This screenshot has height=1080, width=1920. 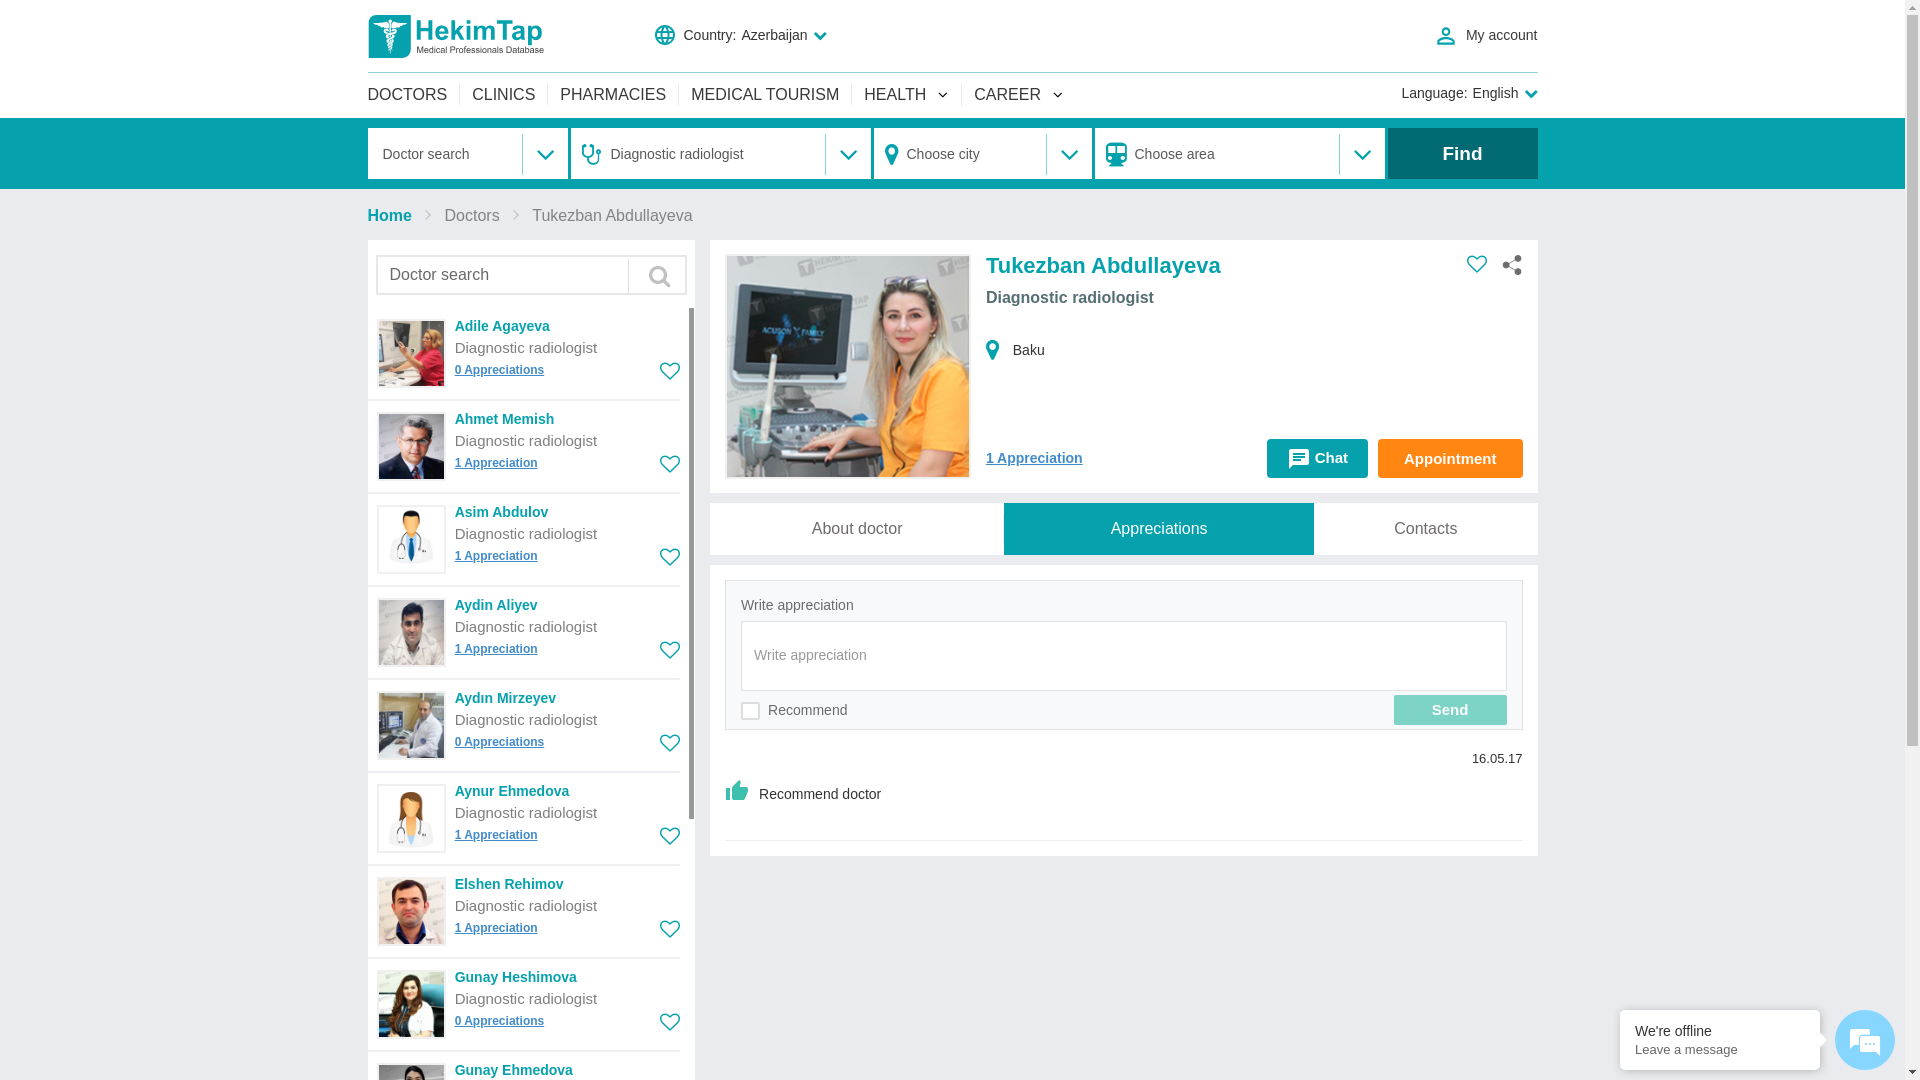 I want to click on '1 Appreciation', so click(x=496, y=462).